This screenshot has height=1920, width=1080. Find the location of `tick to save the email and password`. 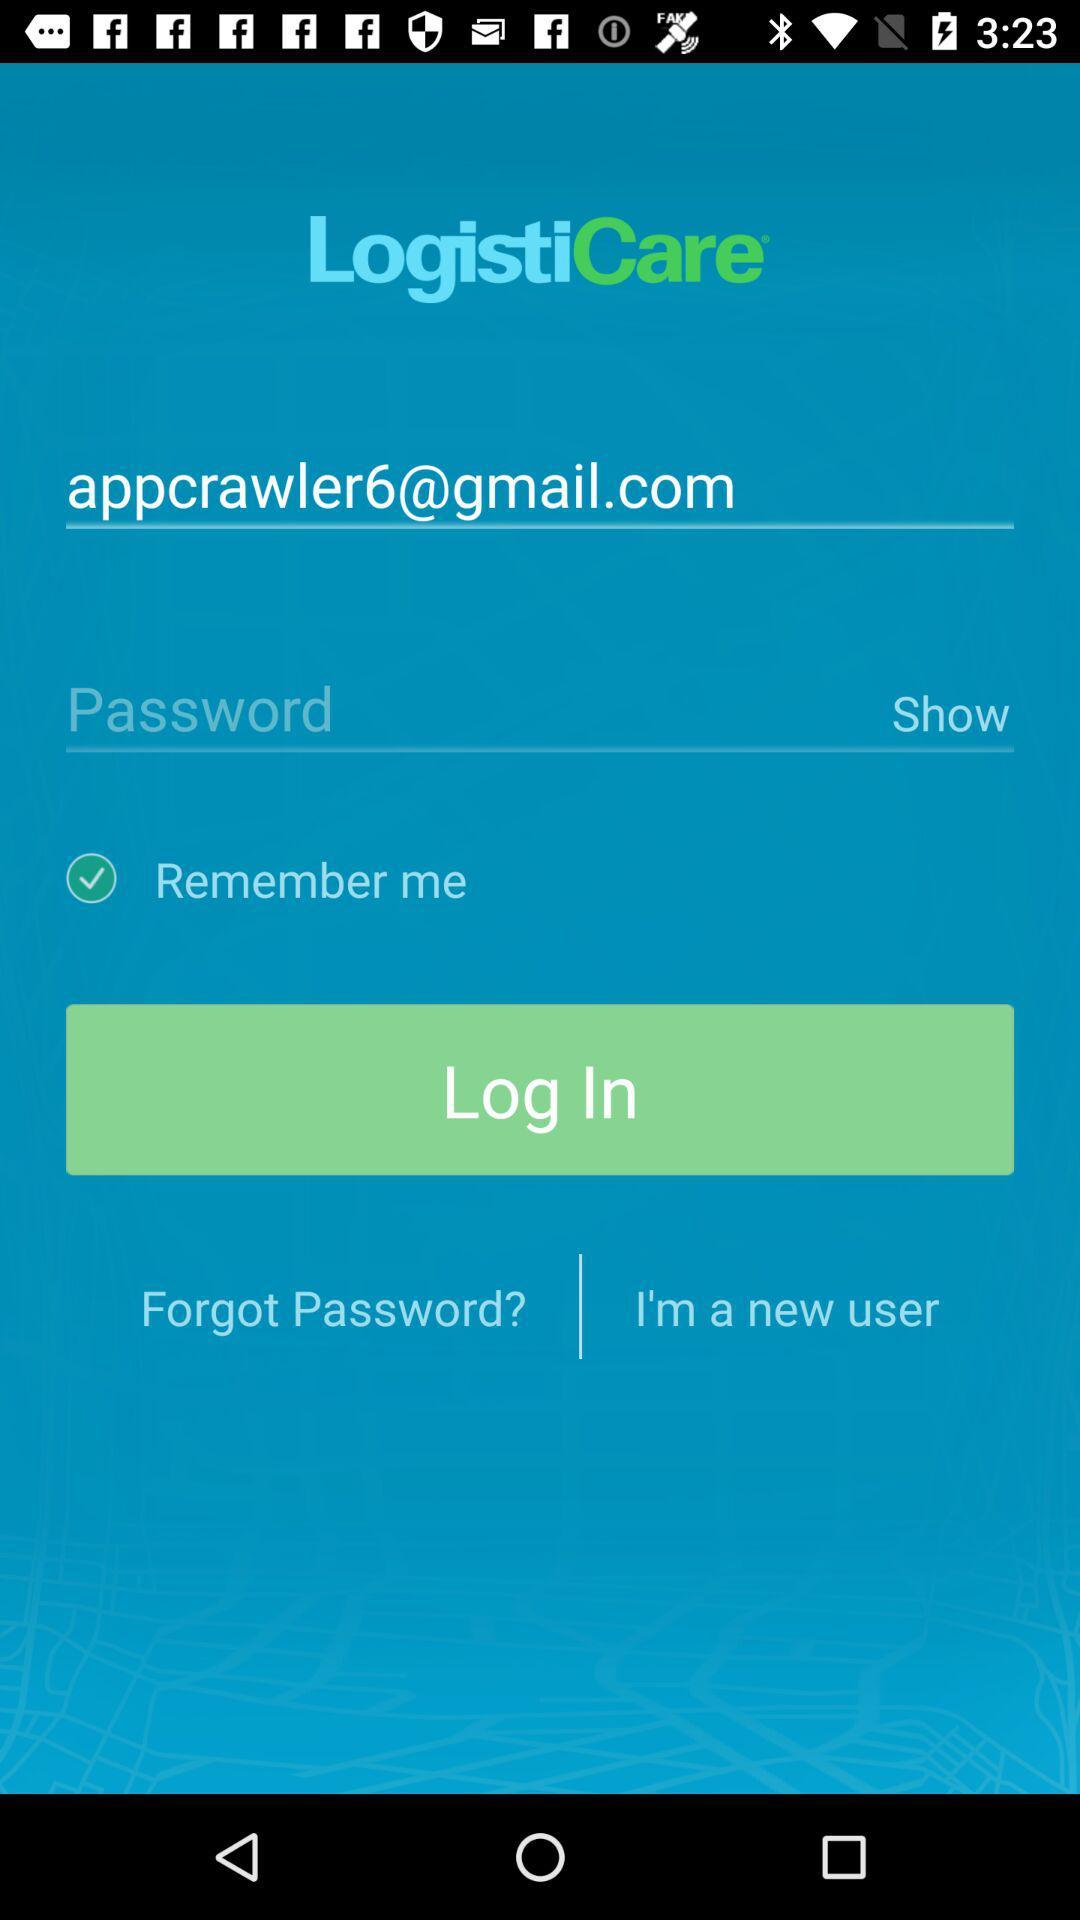

tick to save the email and password is located at coordinates (110, 878).